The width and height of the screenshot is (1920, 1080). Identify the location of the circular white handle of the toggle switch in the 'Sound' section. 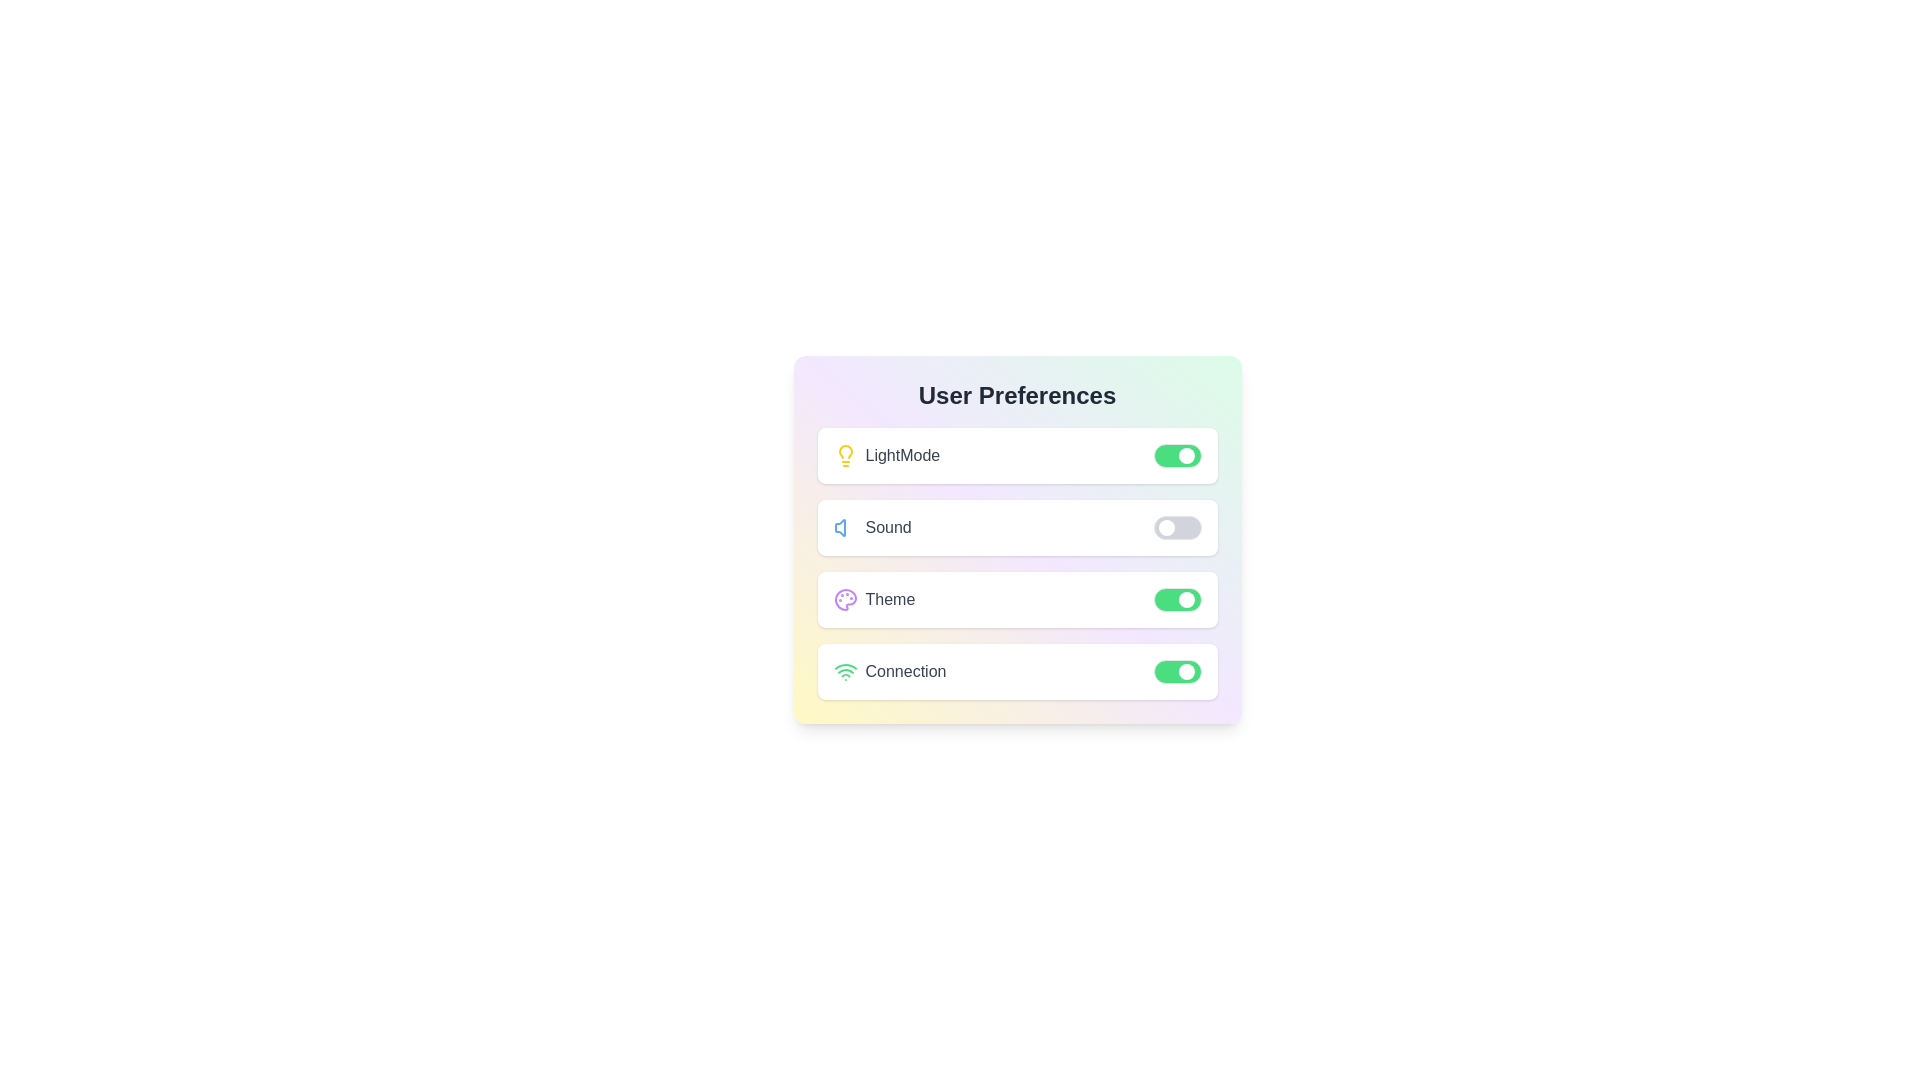
(1177, 527).